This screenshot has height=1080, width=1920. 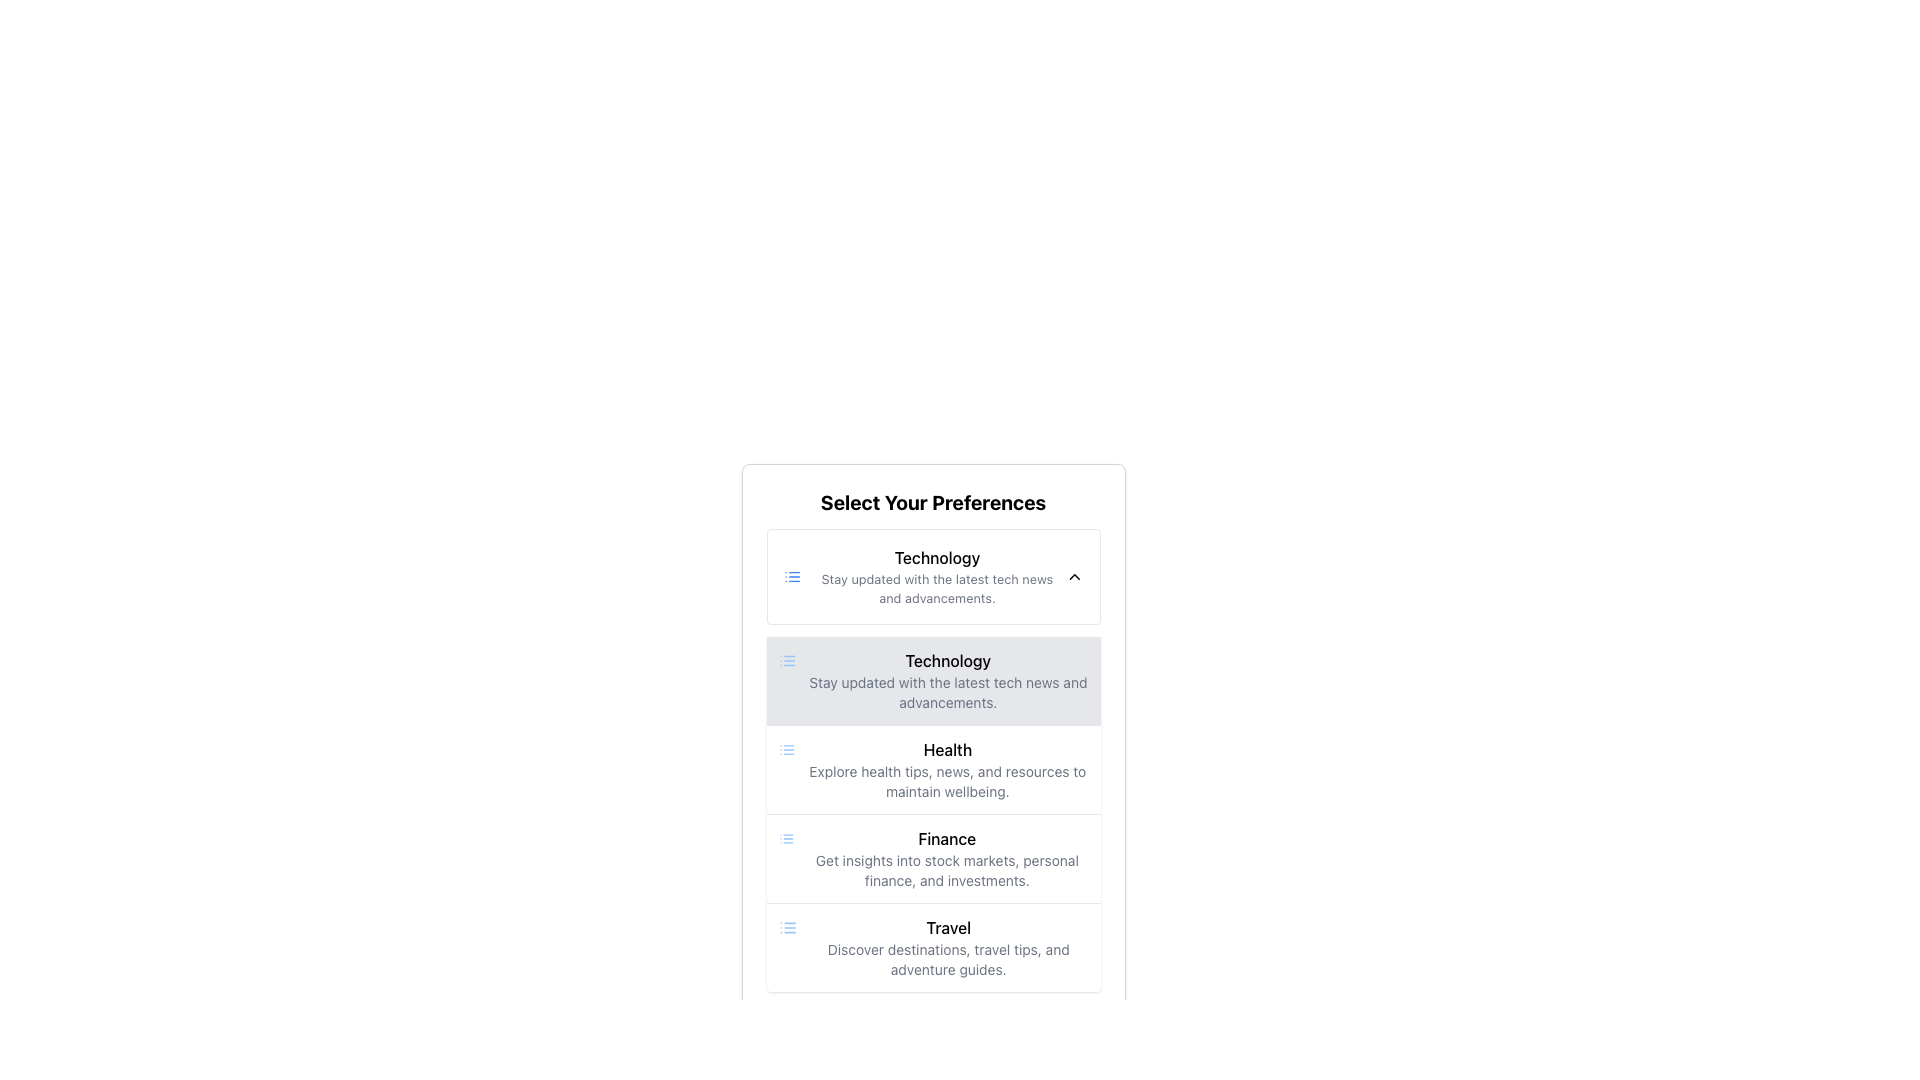 I want to click on the text label providing a brief description of the 'Technology' category, located just below the 'Technology' heading, so click(x=947, y=692).